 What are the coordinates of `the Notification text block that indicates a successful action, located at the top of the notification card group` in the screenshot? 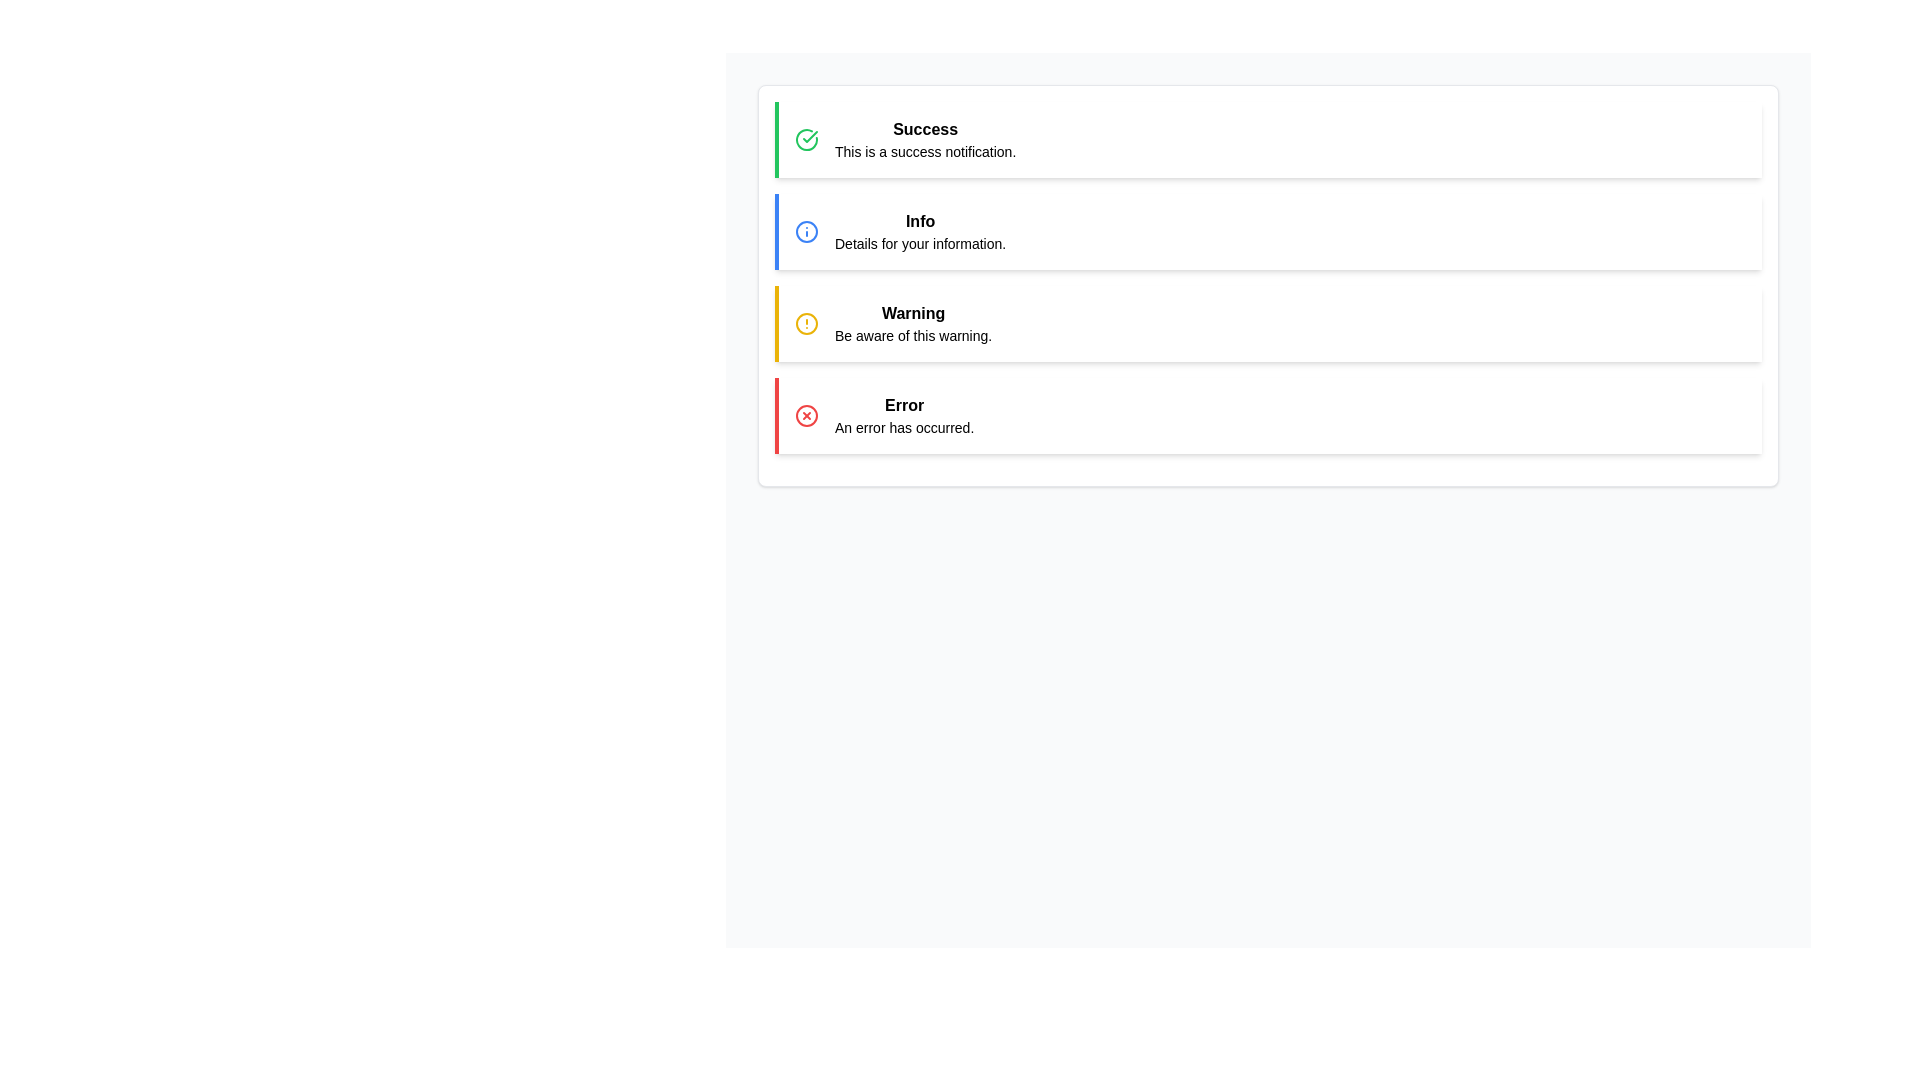 It's located at (924, 138).